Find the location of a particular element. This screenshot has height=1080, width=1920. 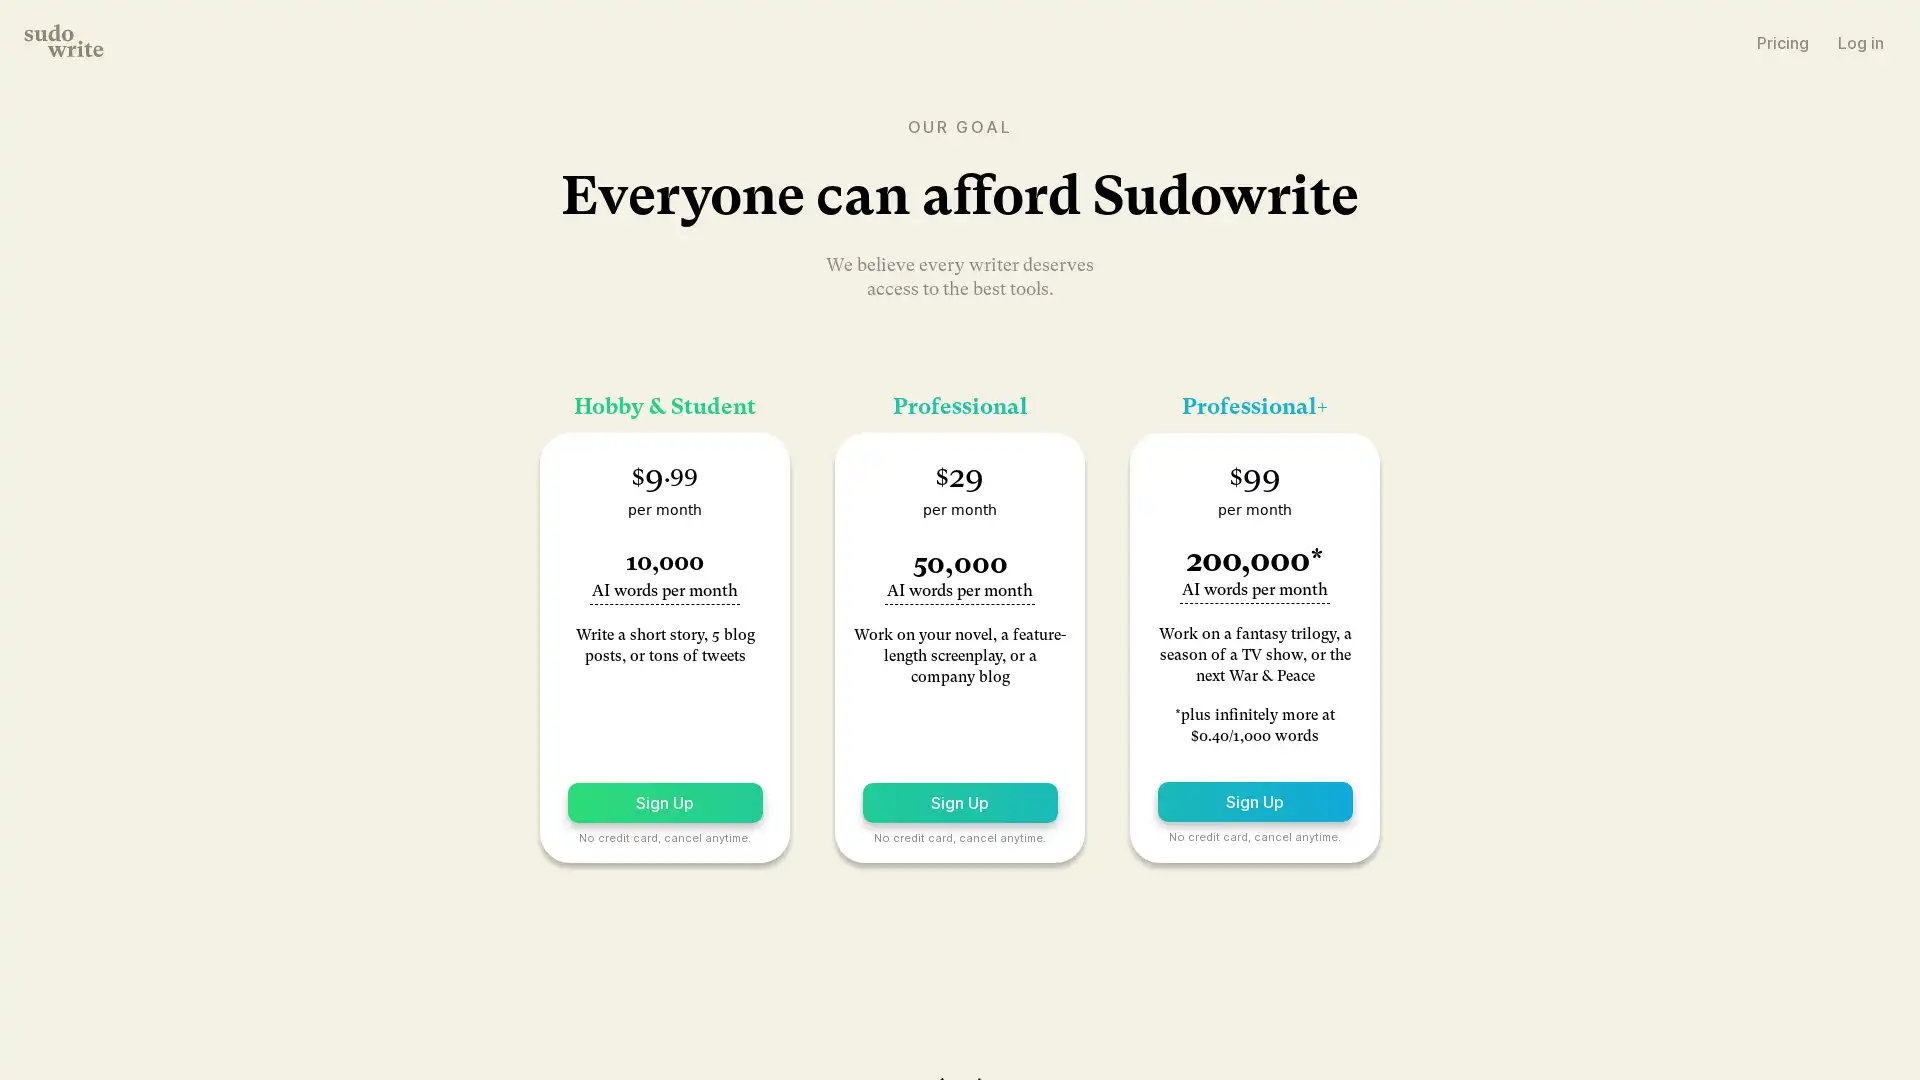

Sign Up is located at coordinates (664, 801).